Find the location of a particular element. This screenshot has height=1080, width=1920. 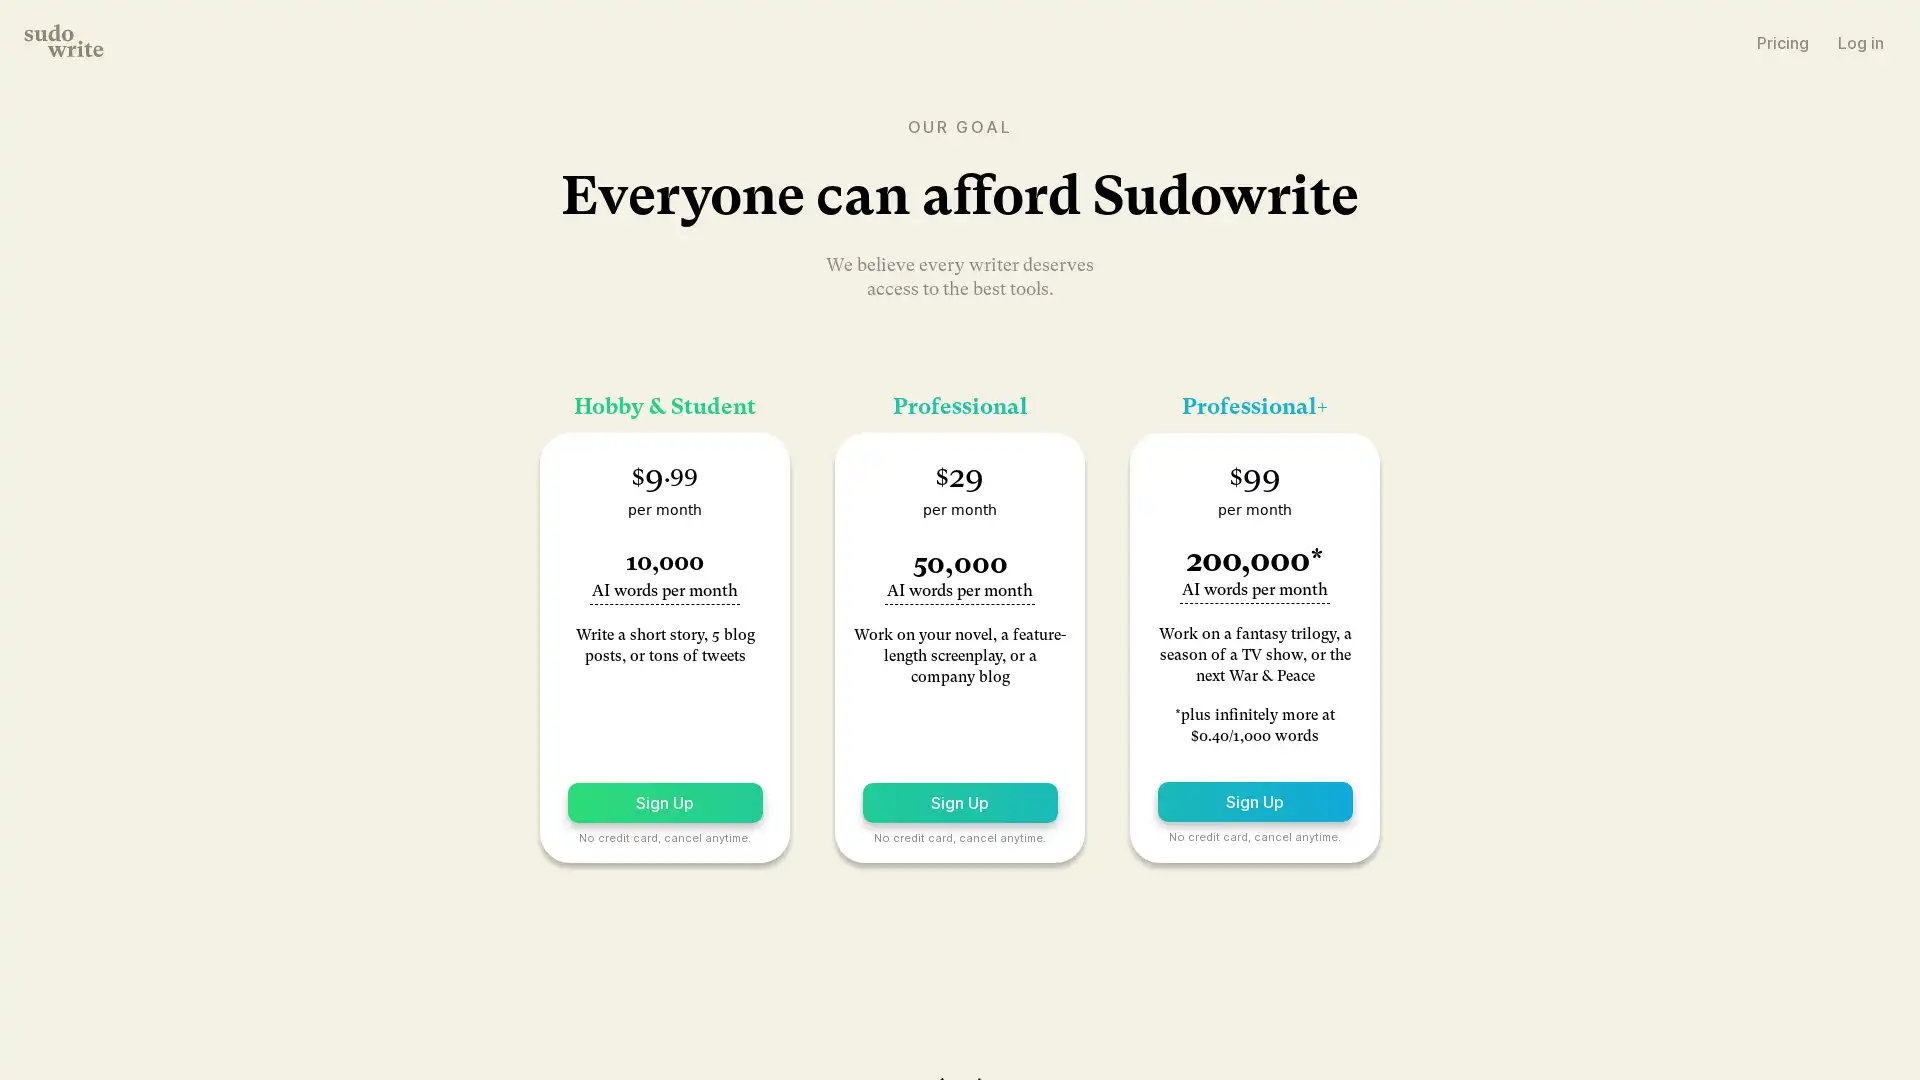

Sign Up is located at coordinates (664, 801).